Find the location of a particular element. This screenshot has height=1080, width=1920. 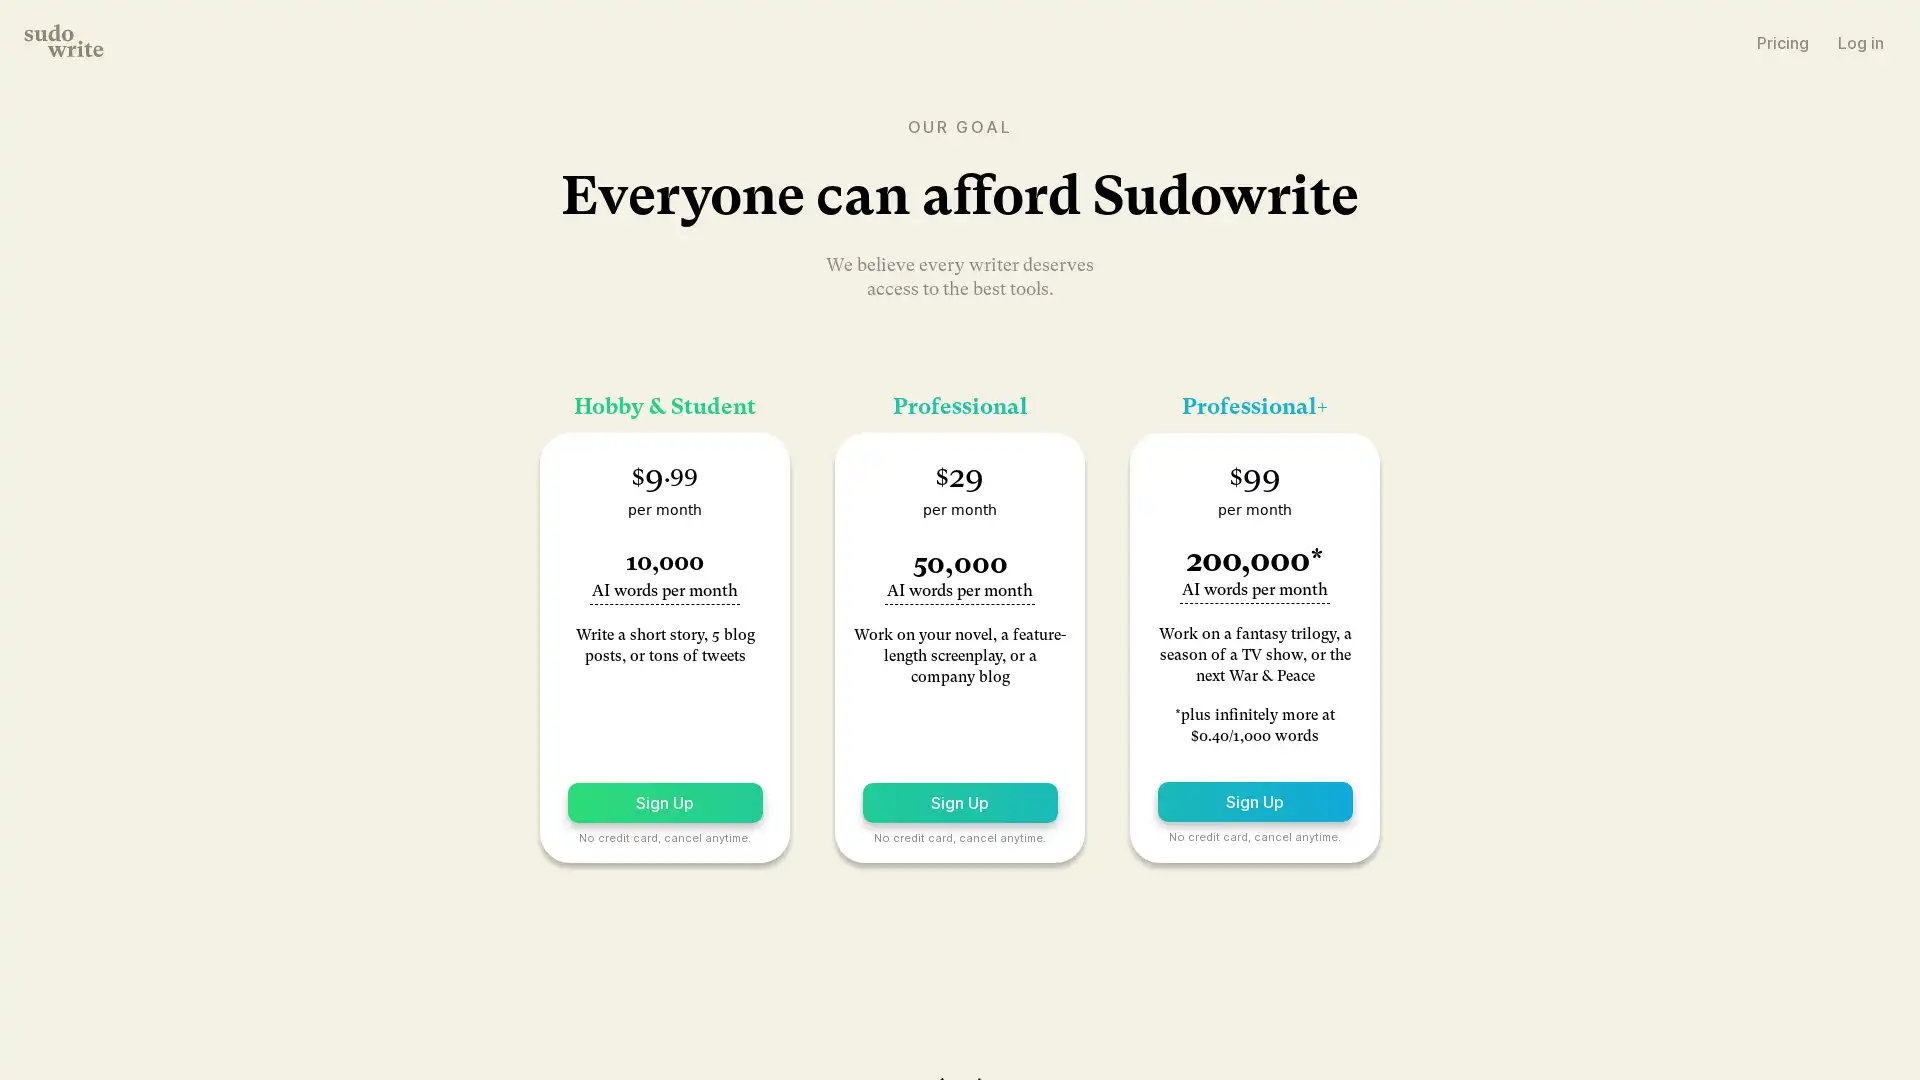

Sign Up is located at coordinates (664, 801).